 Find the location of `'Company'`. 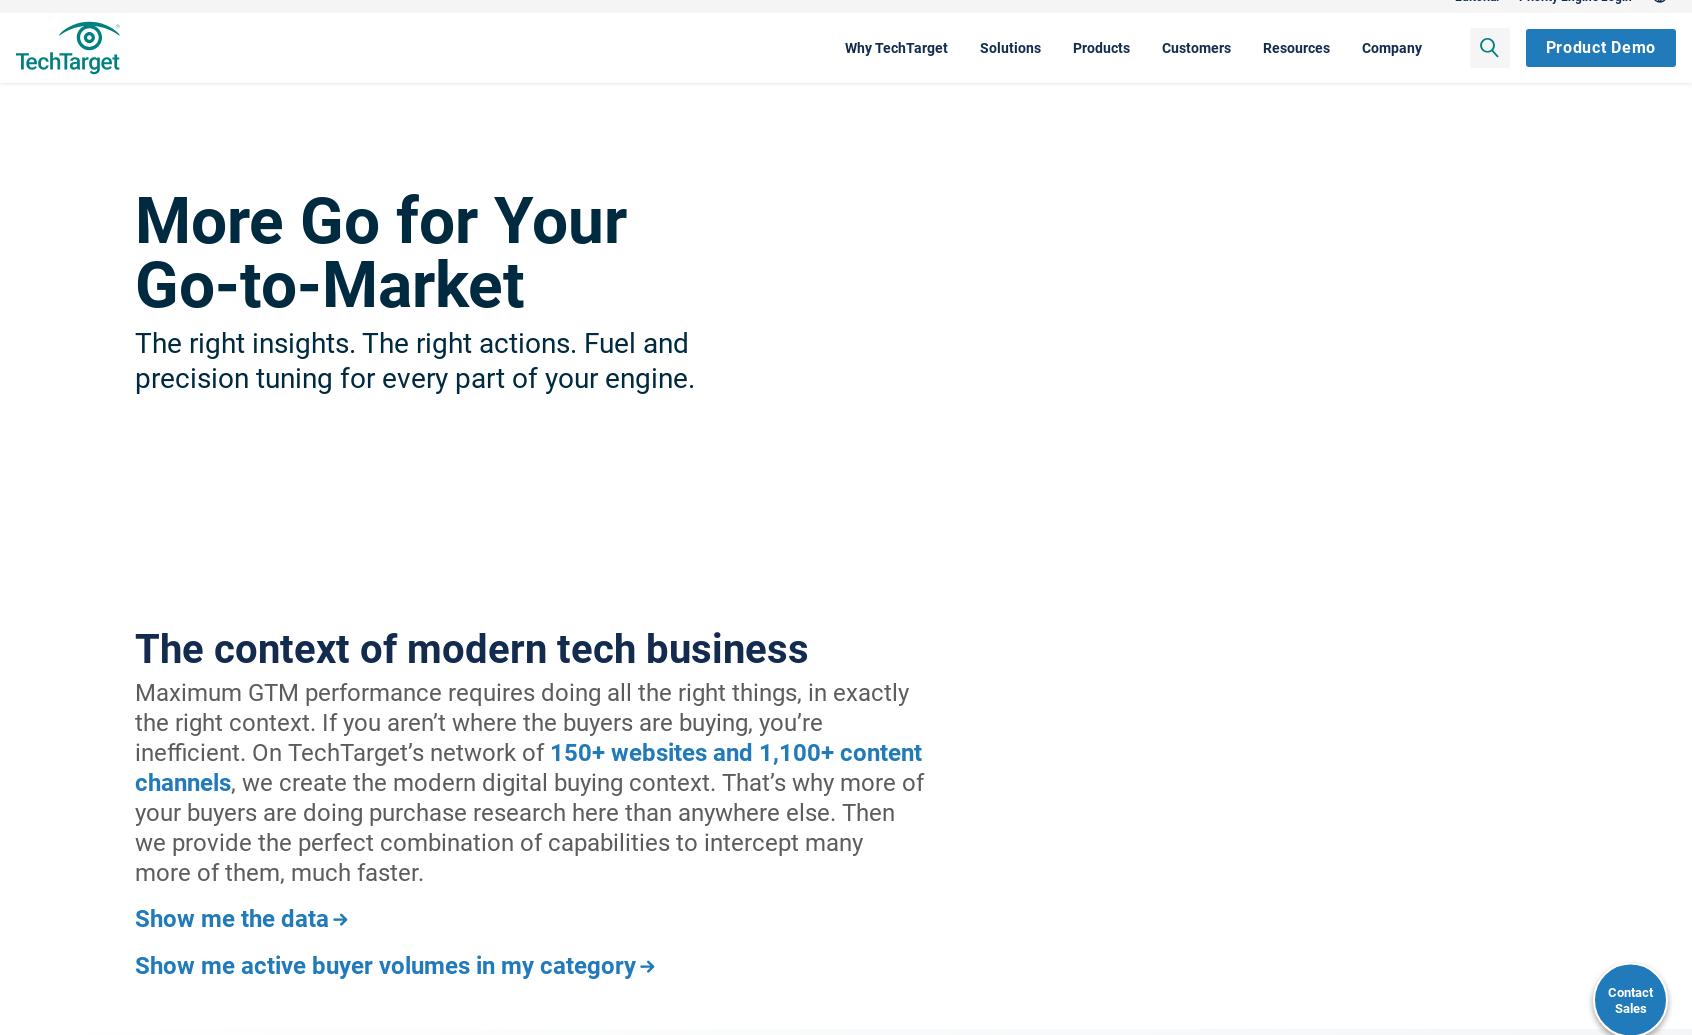

'Company' is located at coordinates (1271, 66).